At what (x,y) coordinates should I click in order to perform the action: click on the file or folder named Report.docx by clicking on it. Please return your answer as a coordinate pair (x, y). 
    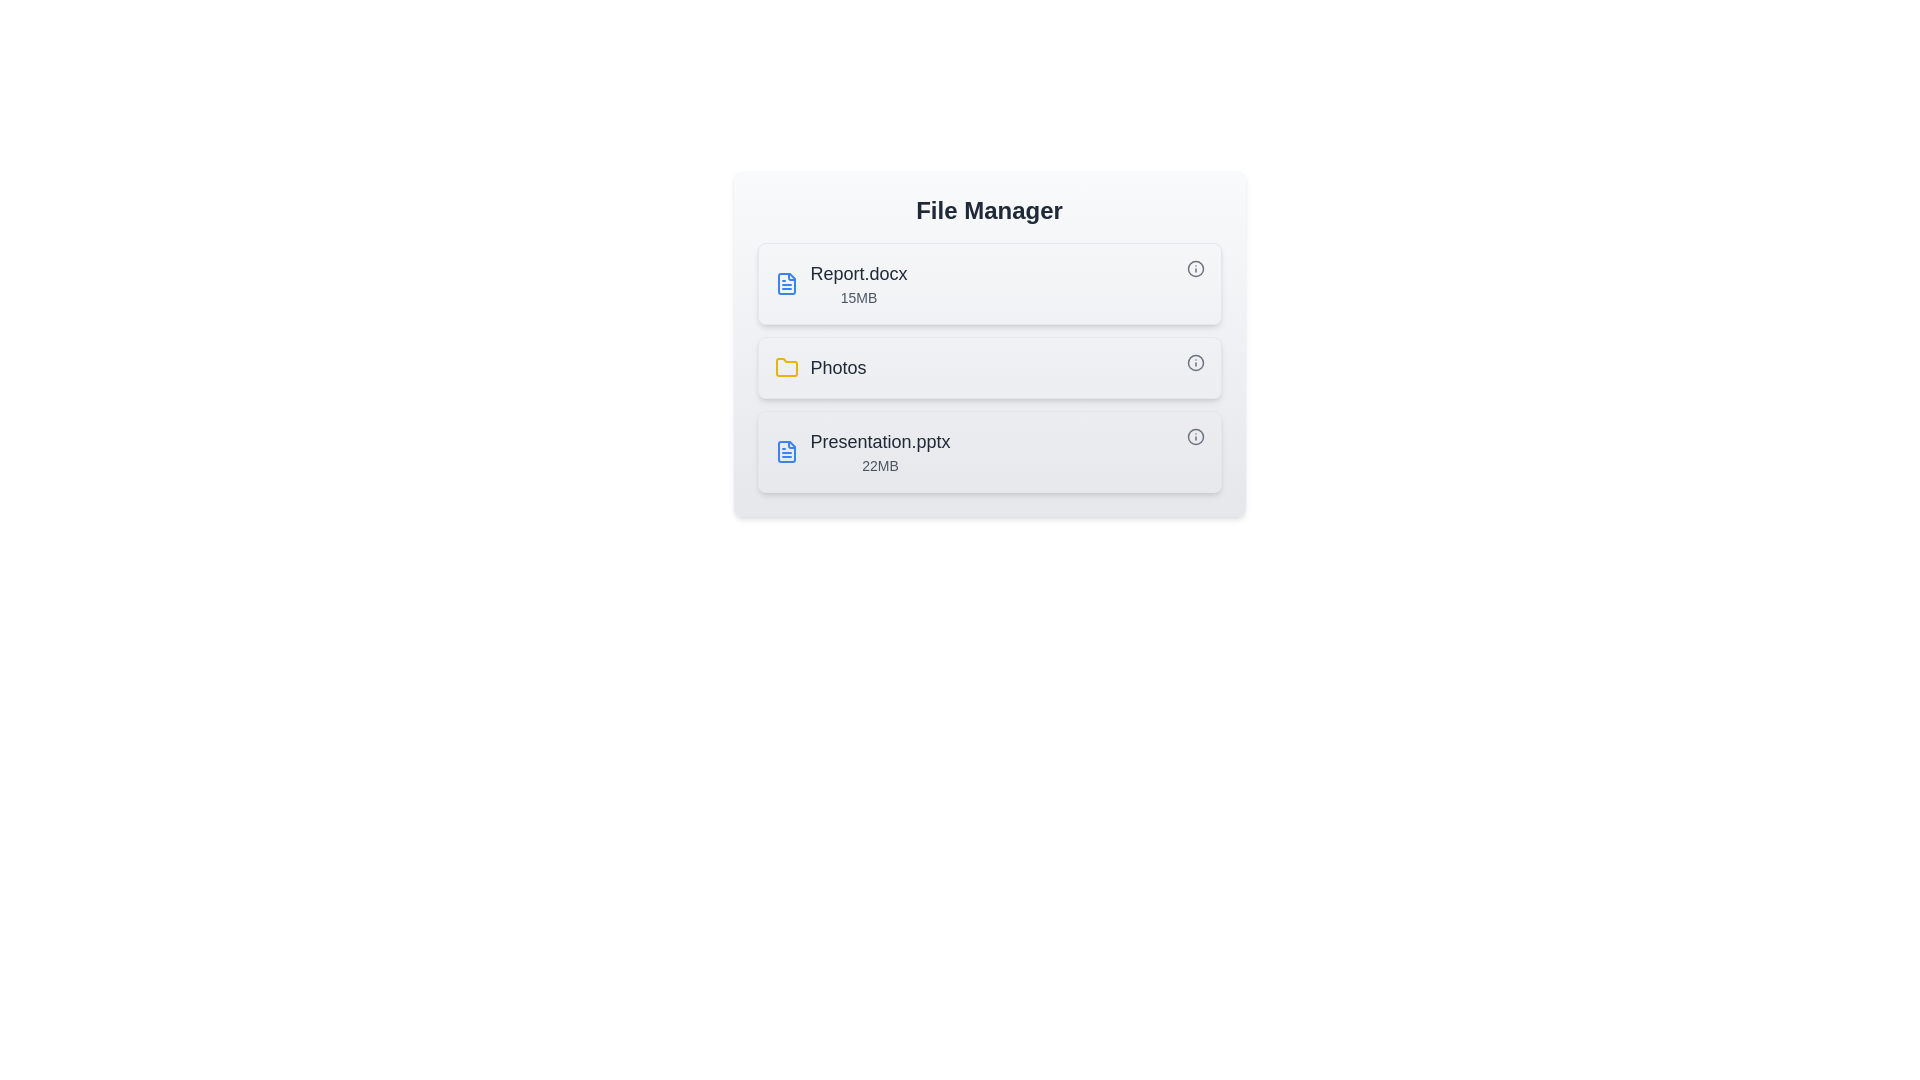
    Looking at the image, I should click on (989, 284).